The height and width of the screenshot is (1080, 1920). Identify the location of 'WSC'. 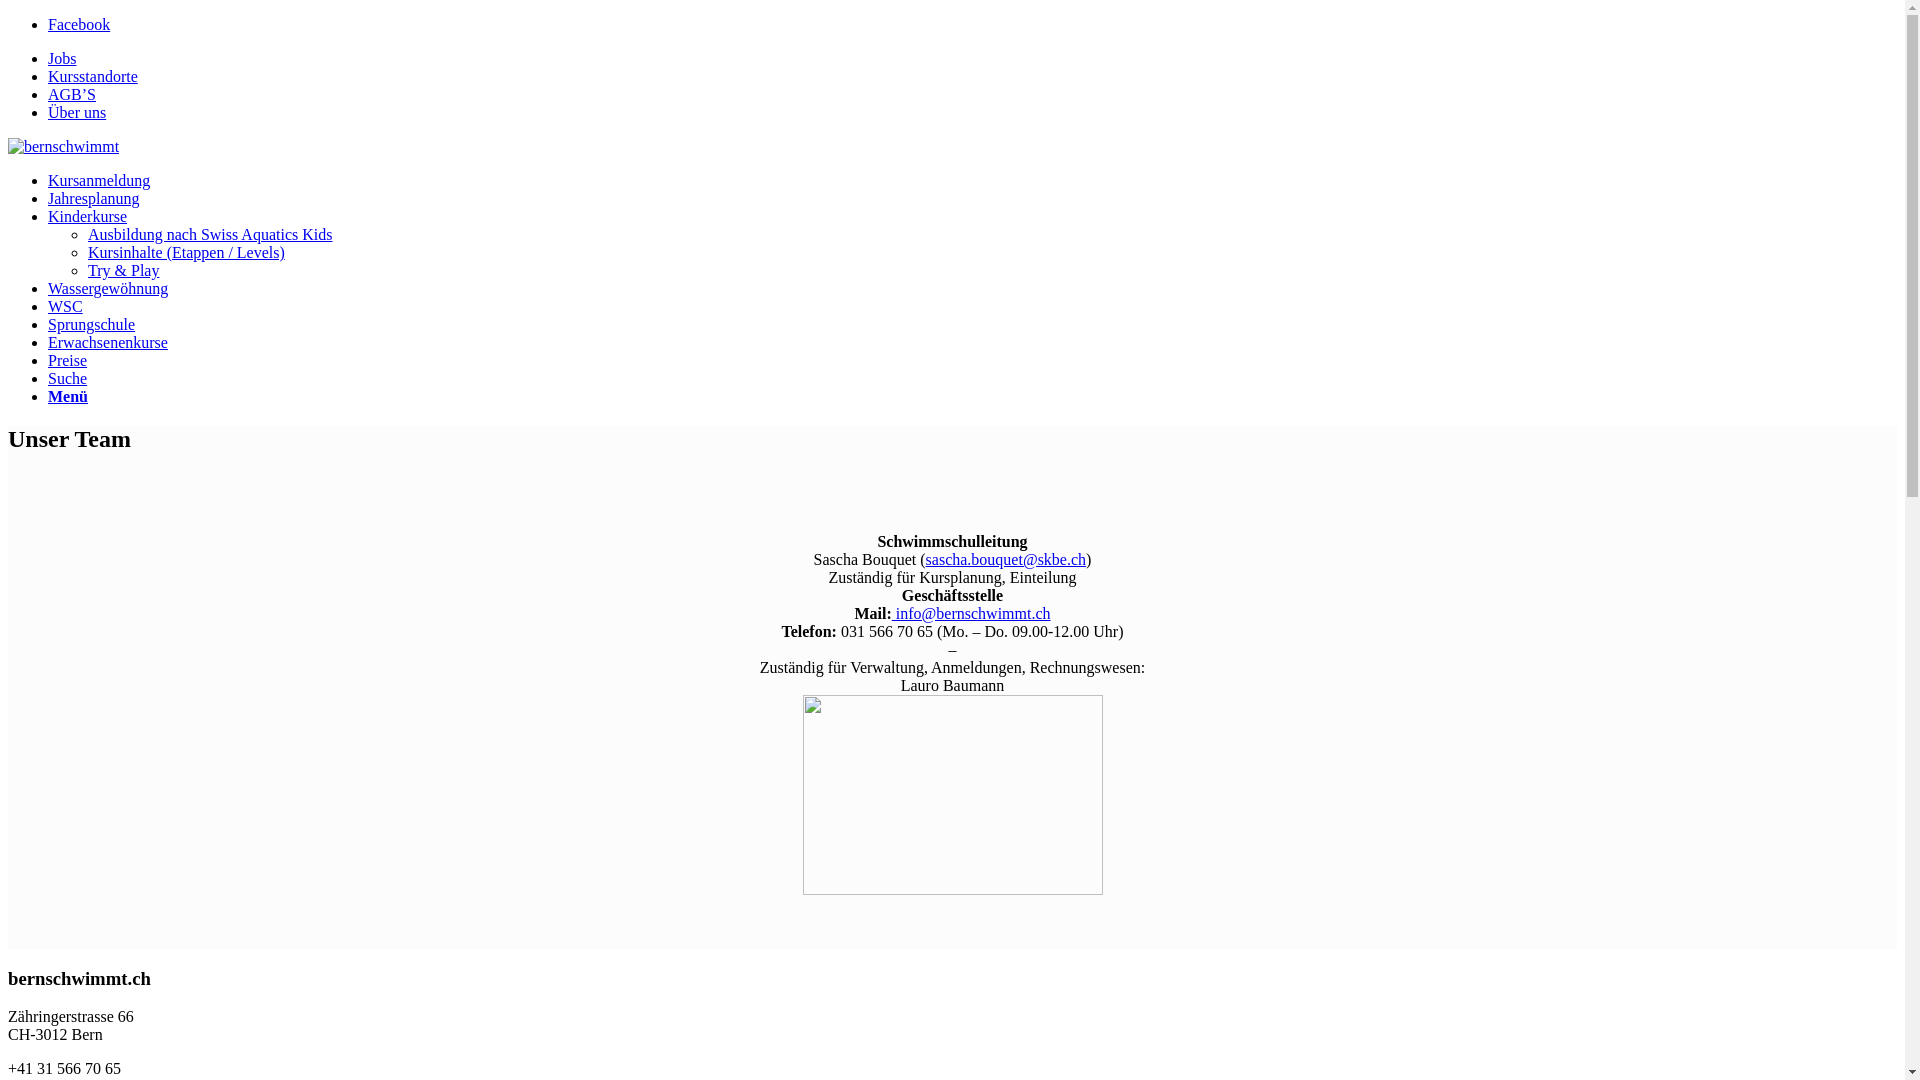
(65, 306).